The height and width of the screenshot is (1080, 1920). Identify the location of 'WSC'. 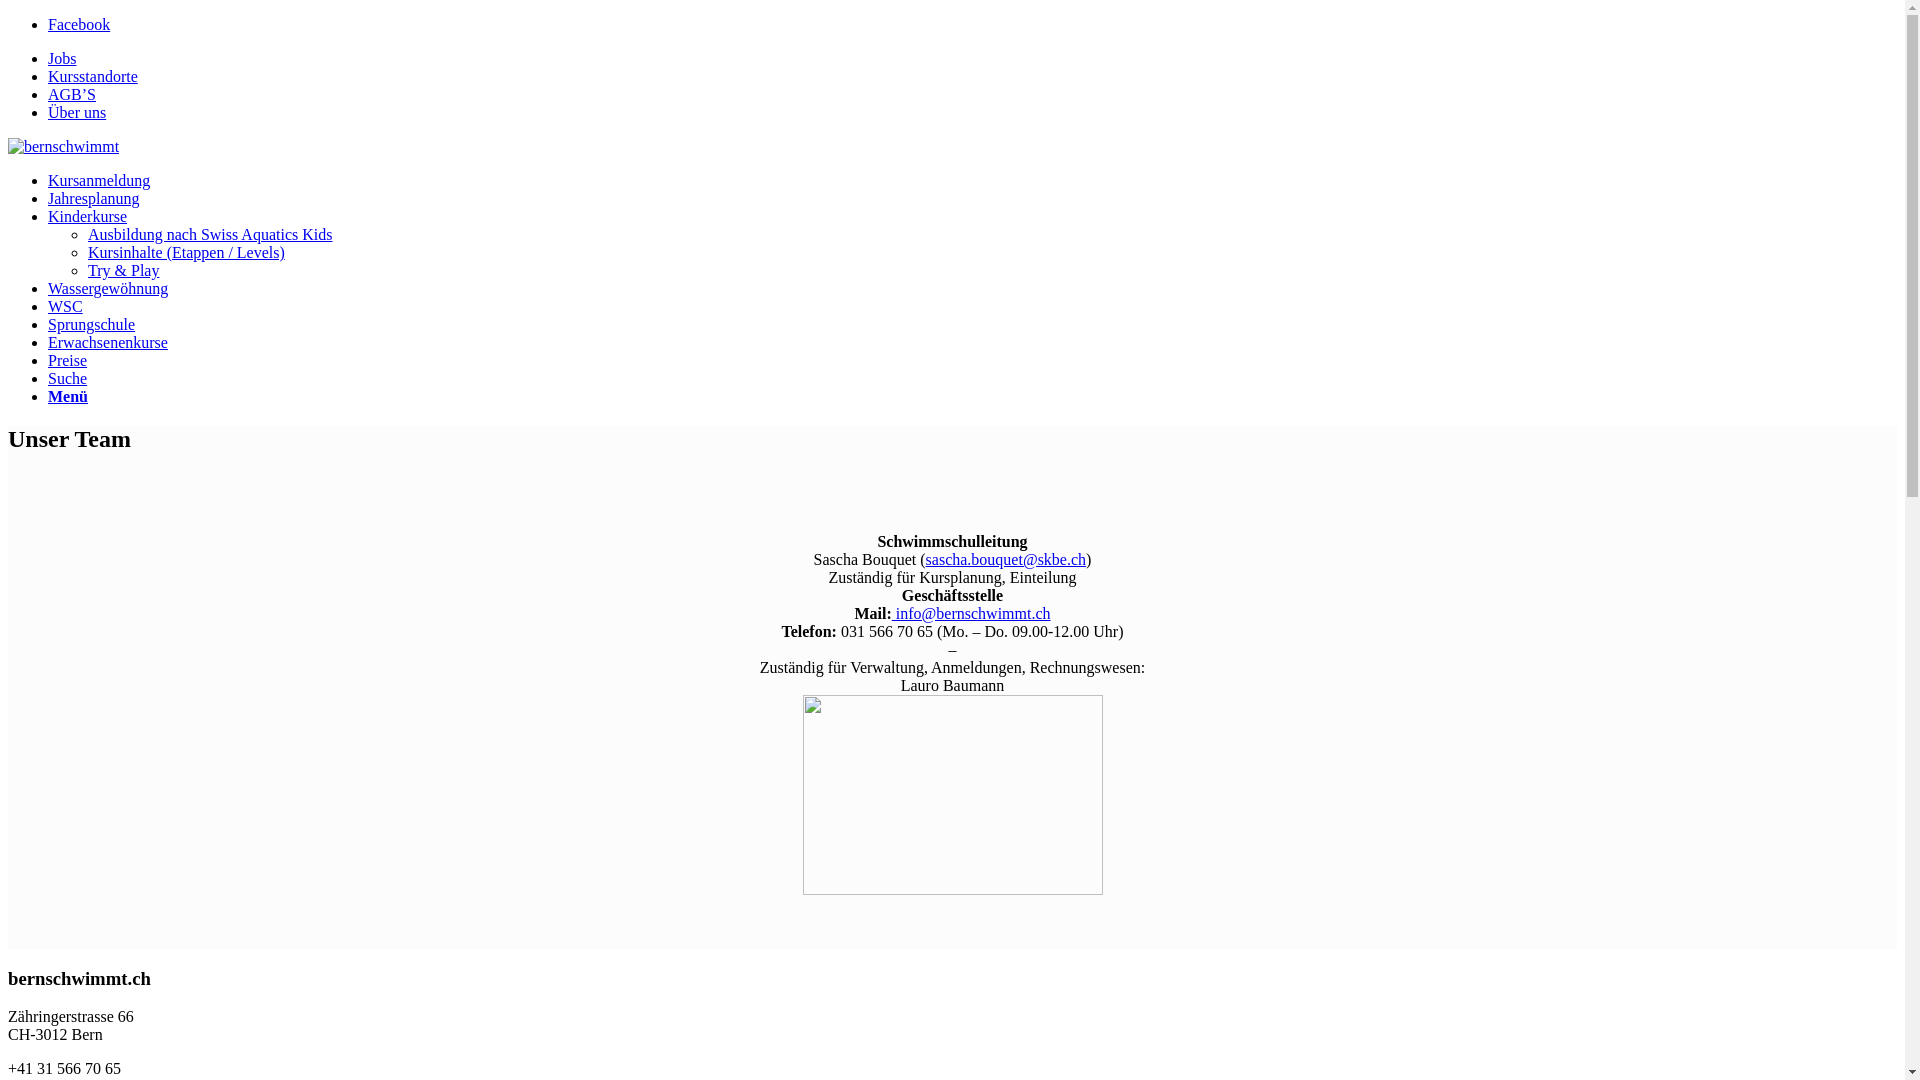
(65, 306).